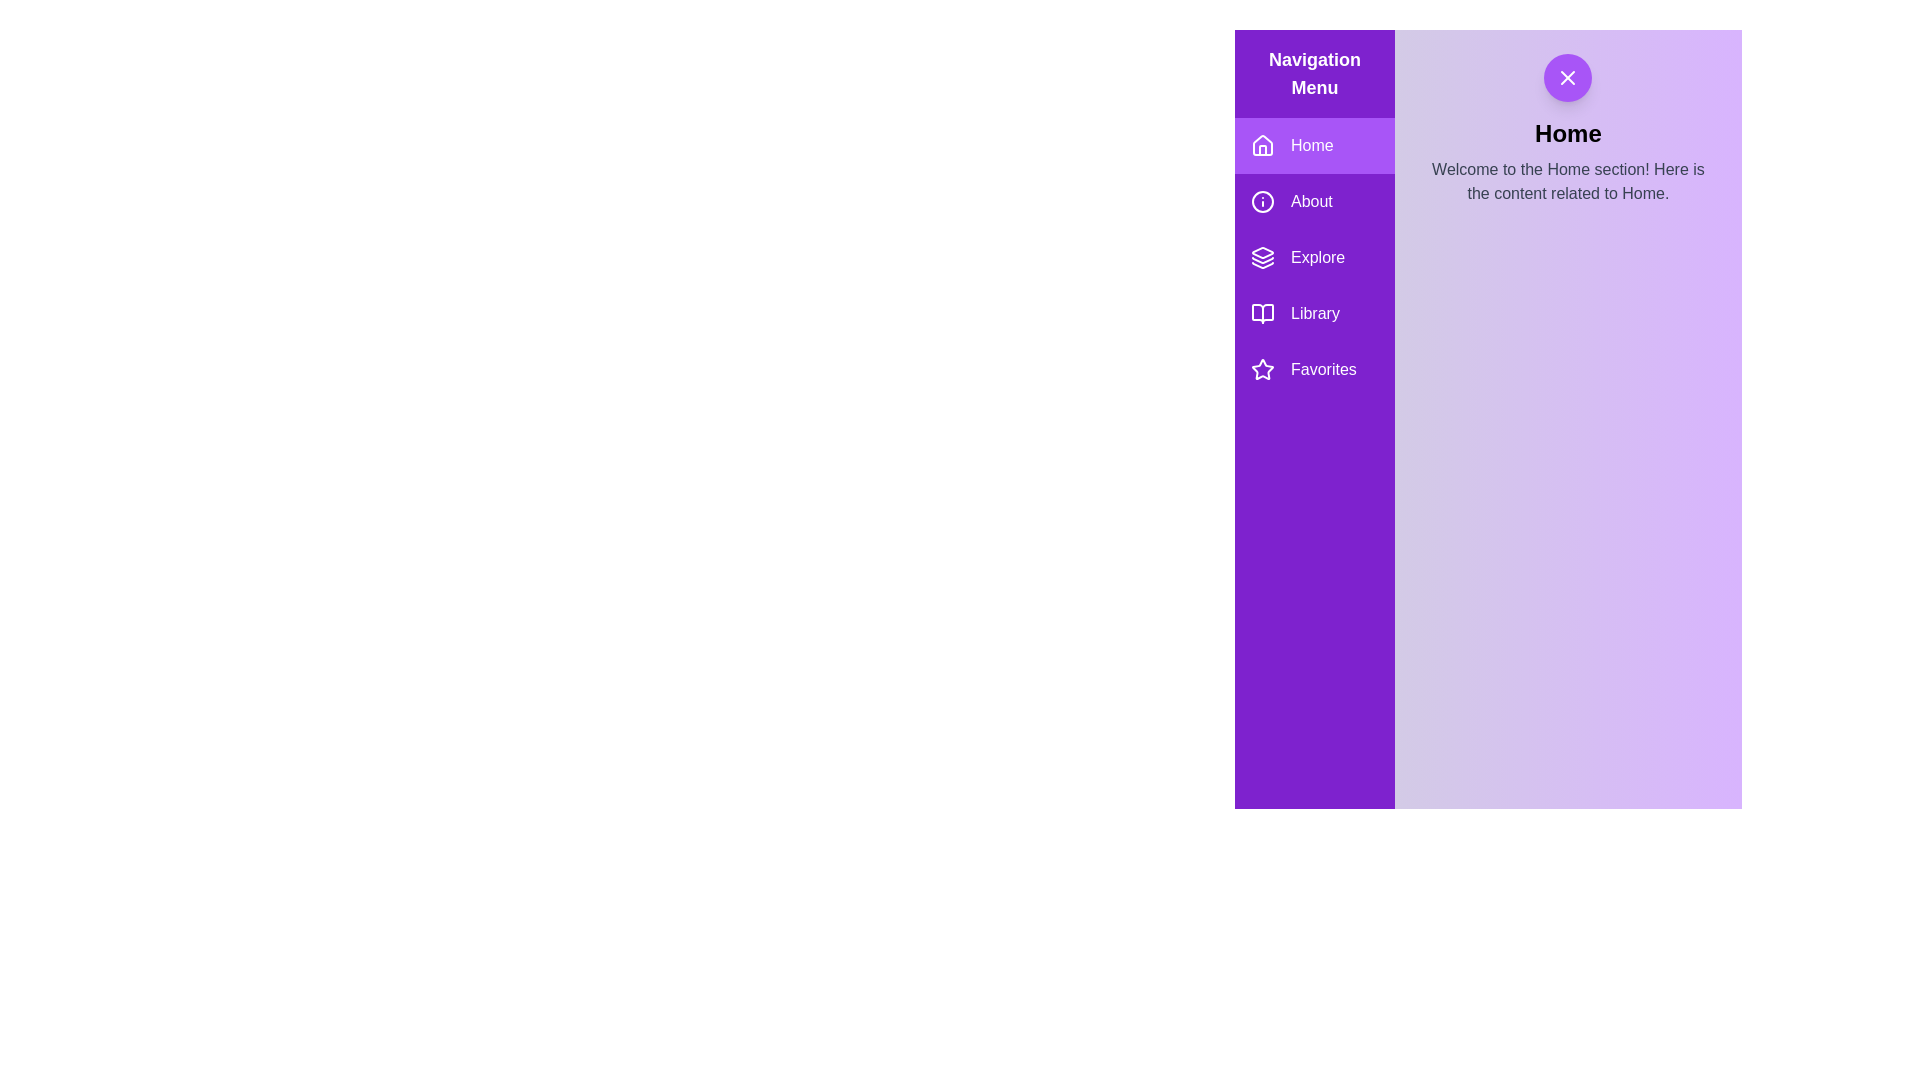 The image size is (1920, 1080). Describe the element at coordinates (1315, 145) in the screenshot. I see `the navigation menu item Home` at that location.